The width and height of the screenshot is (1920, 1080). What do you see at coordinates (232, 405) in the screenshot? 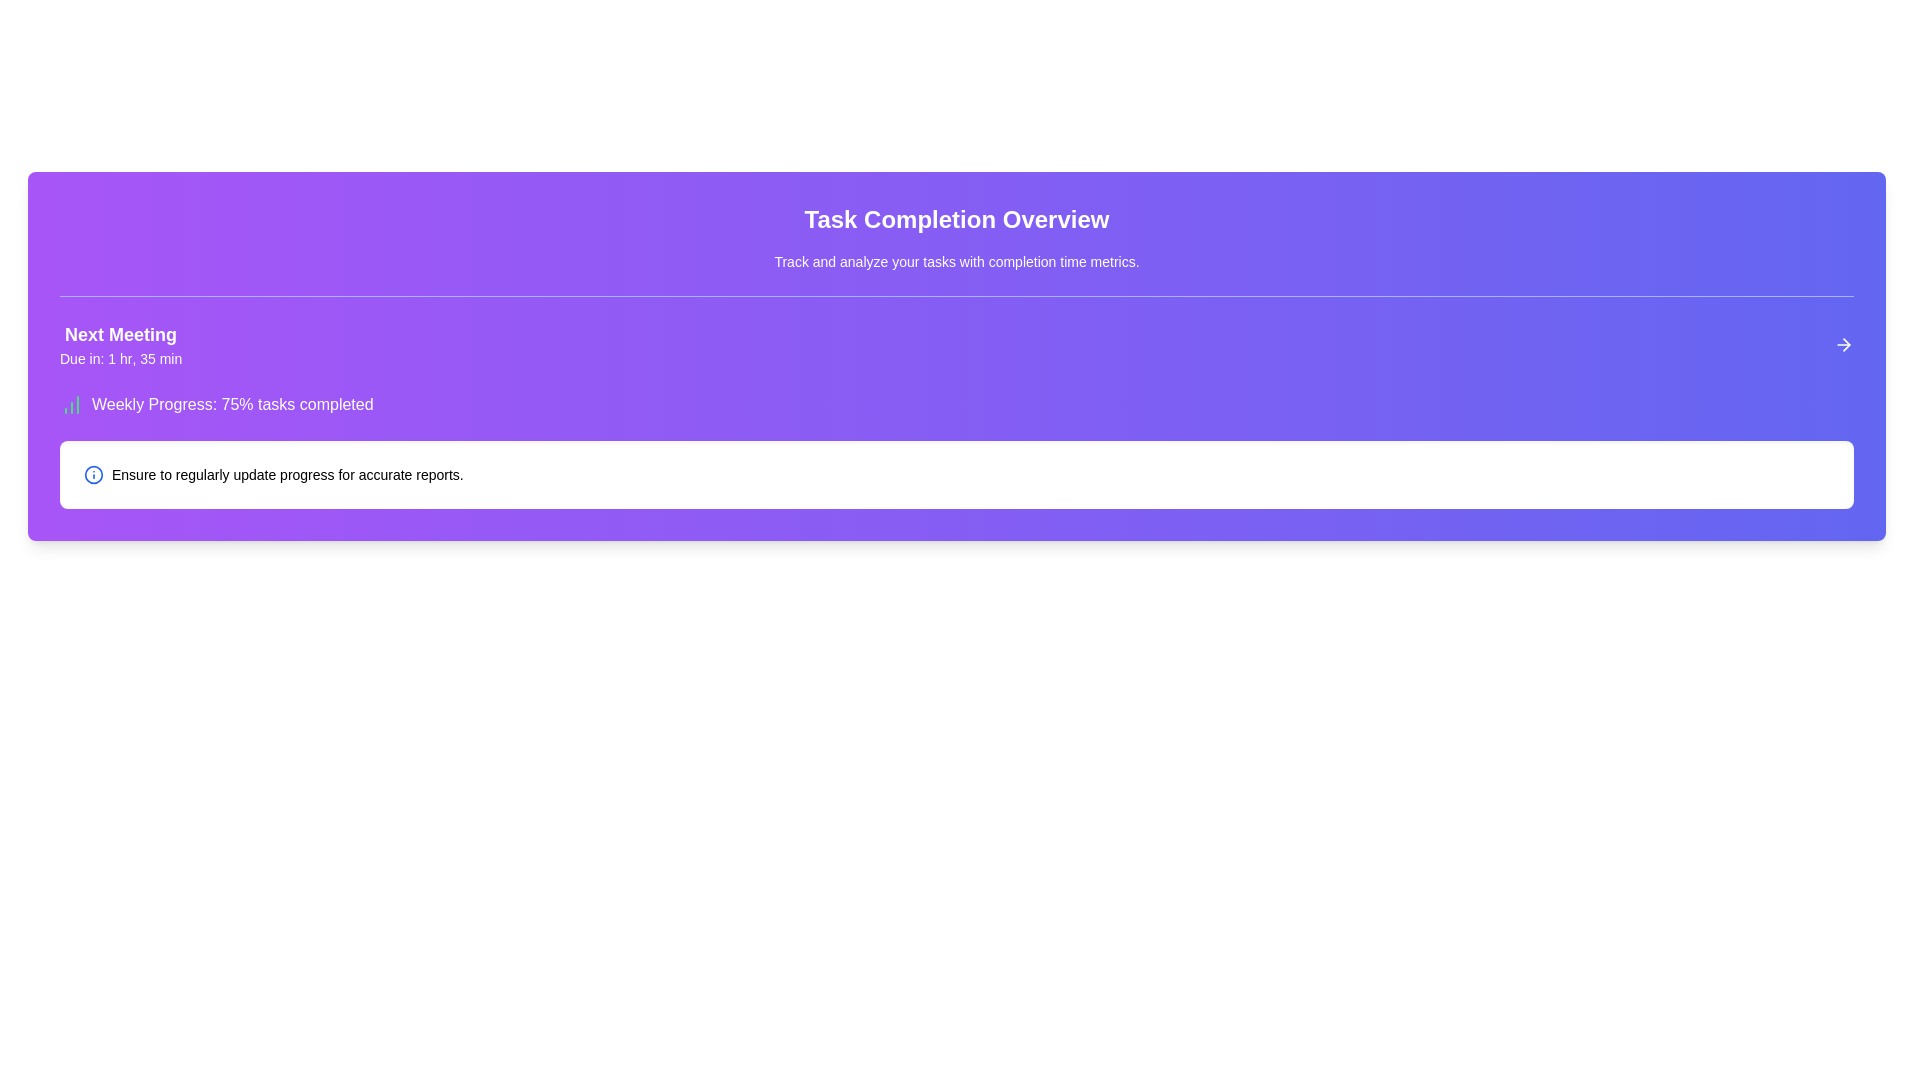
I see `the content of the progress information Text Label, which indicates the completion percentage of tasks for the week, located centrally below the 'Next Meeting' information and to the right of a green progress icon` at bounding box center [232, 405].